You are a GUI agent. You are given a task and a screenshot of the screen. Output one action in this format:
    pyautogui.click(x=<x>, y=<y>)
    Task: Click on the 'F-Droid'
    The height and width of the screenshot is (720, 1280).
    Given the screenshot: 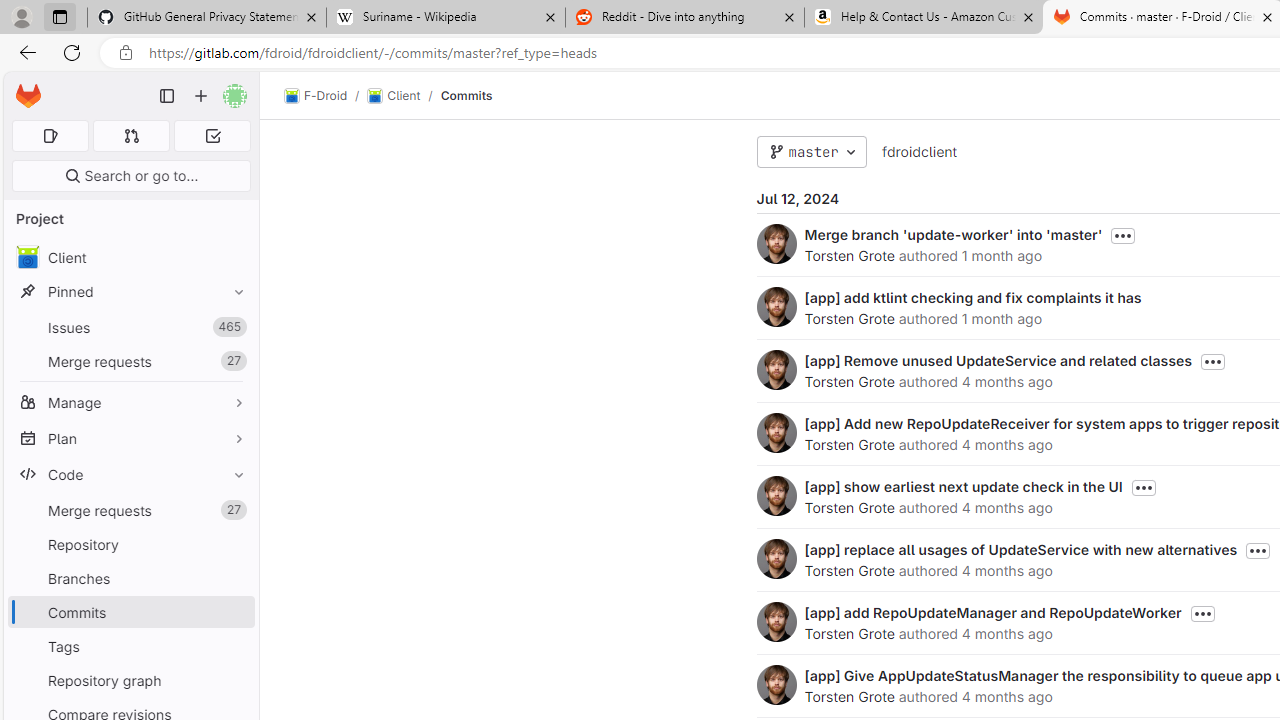 What is the action you would take?
    pyautogui.click(x=315, y=96)
    